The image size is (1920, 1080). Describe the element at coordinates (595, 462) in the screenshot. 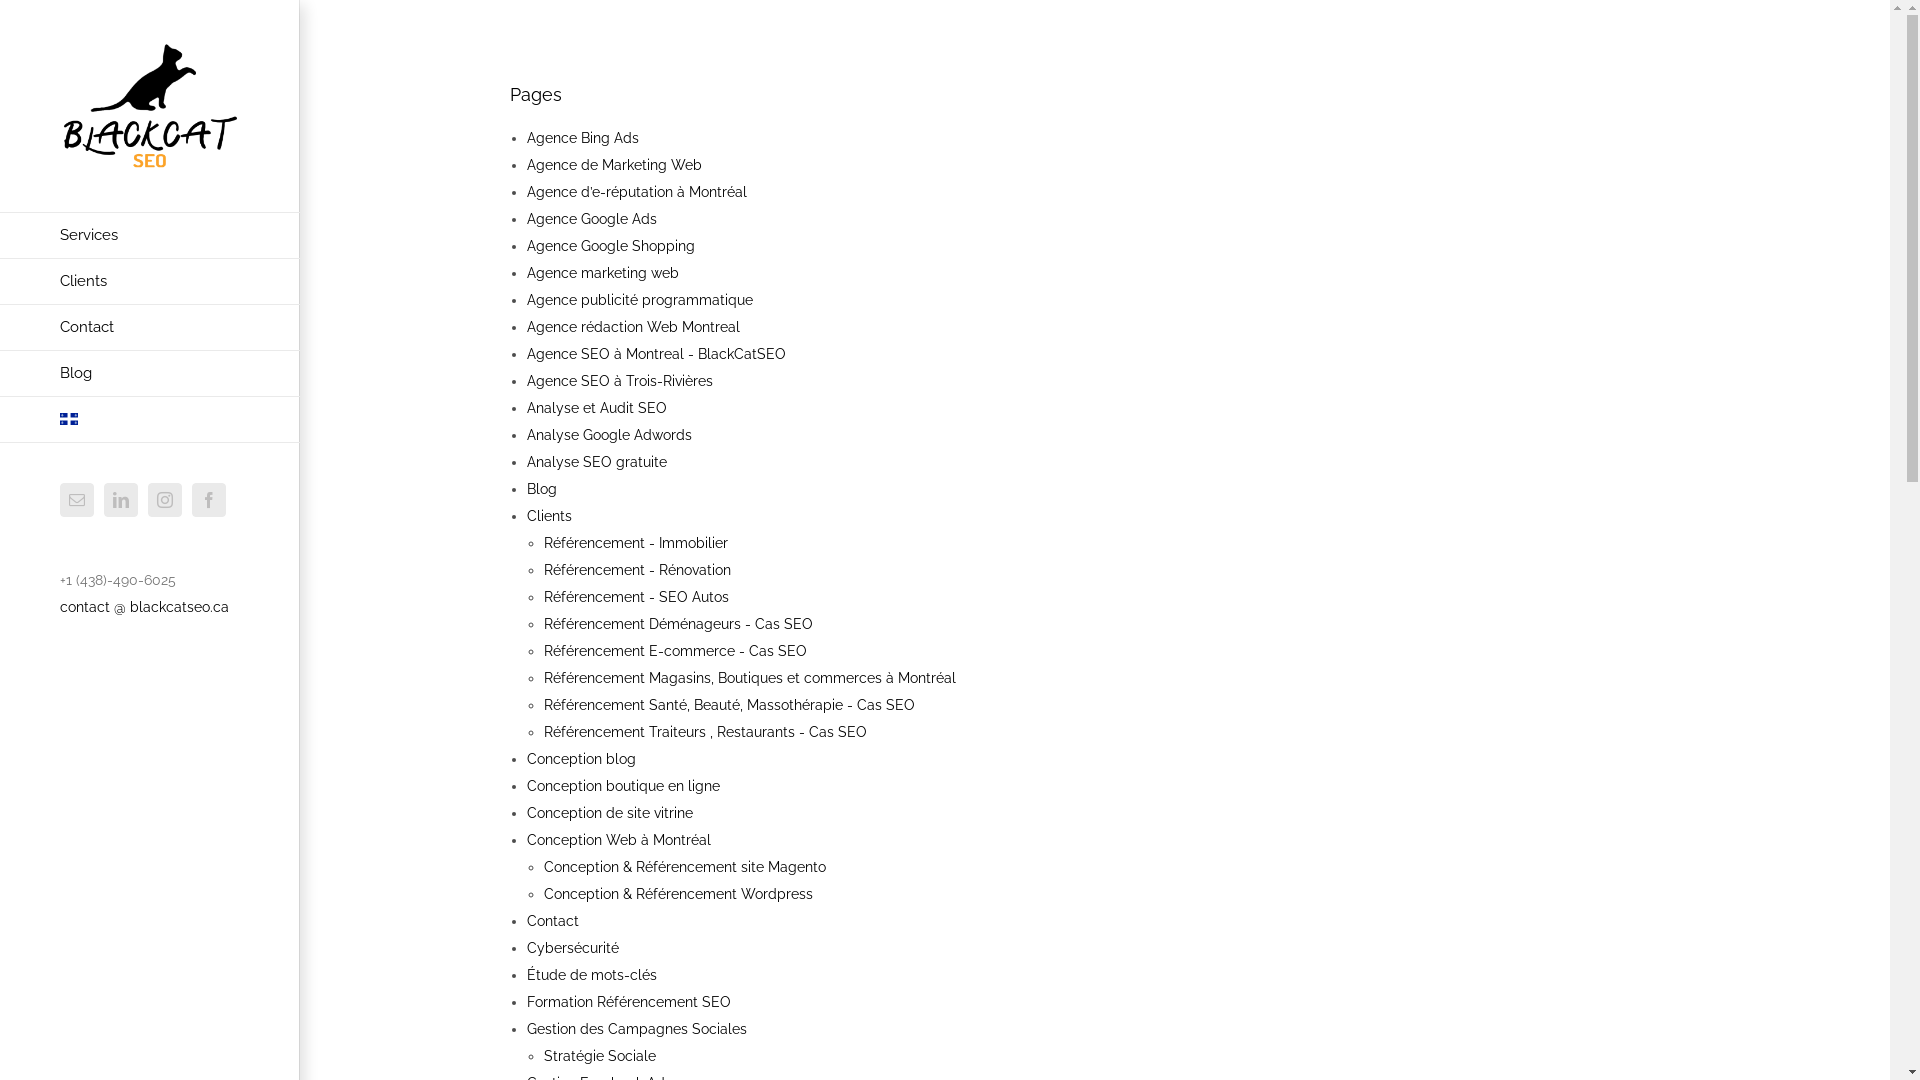

I see `'Analyse SEO gratuite'` at that location.